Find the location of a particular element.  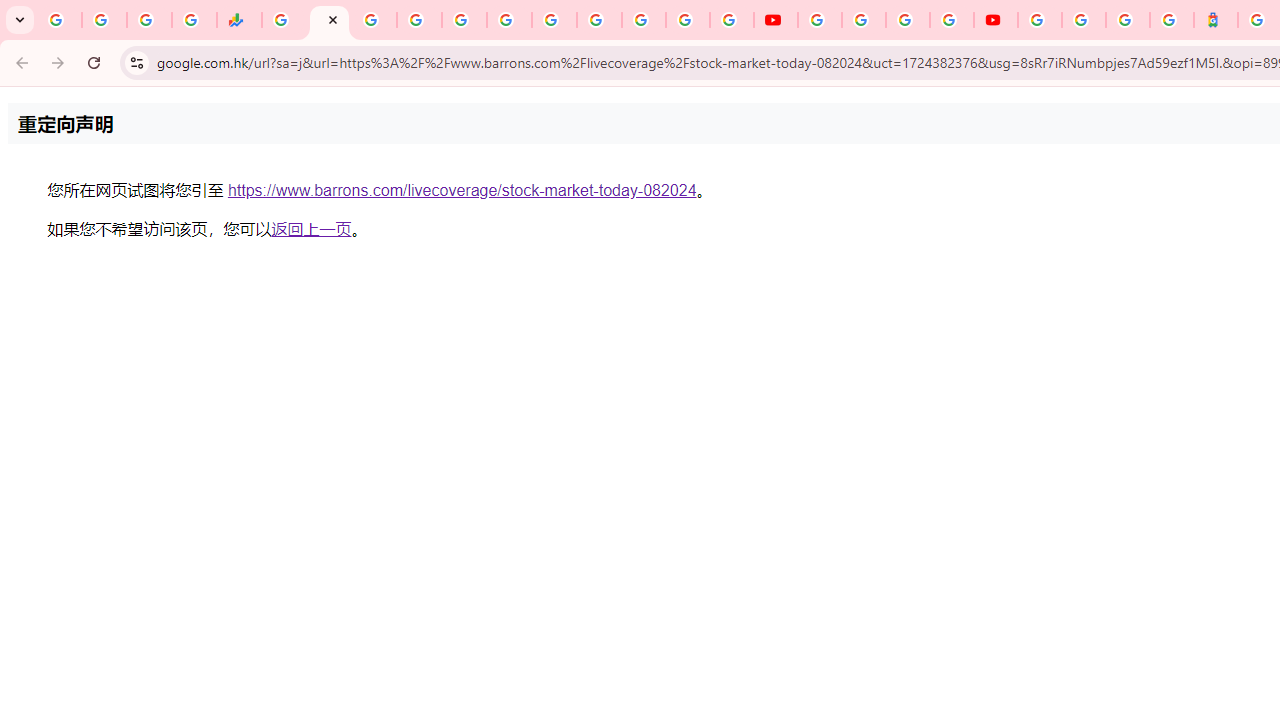

'Android TV Policies and Guidelines - Transparency Center' is located at coordinates (554, 20).